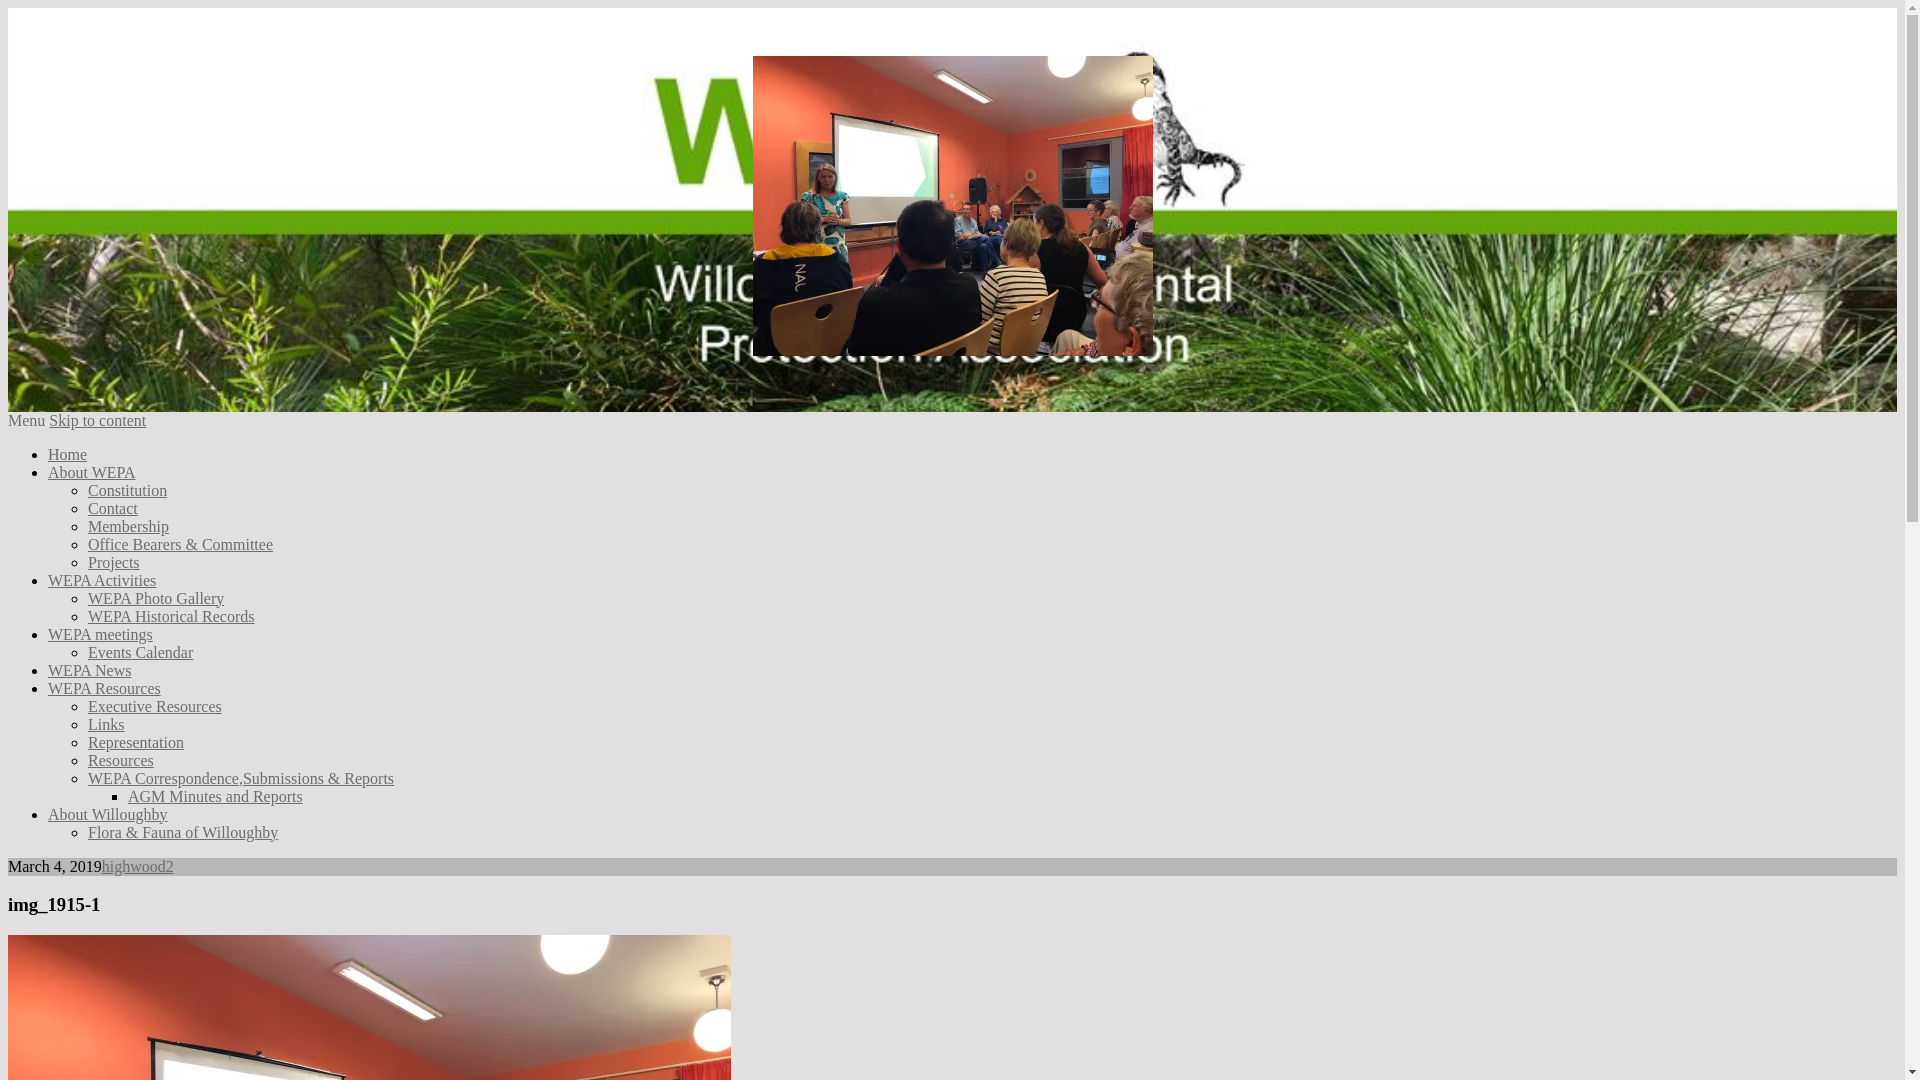 This screenshot has height=1080, width=1920. What do you see at coordinates (26, 419) in the screenshot?
I see `'Menu'` at bounding box center [26, 419].